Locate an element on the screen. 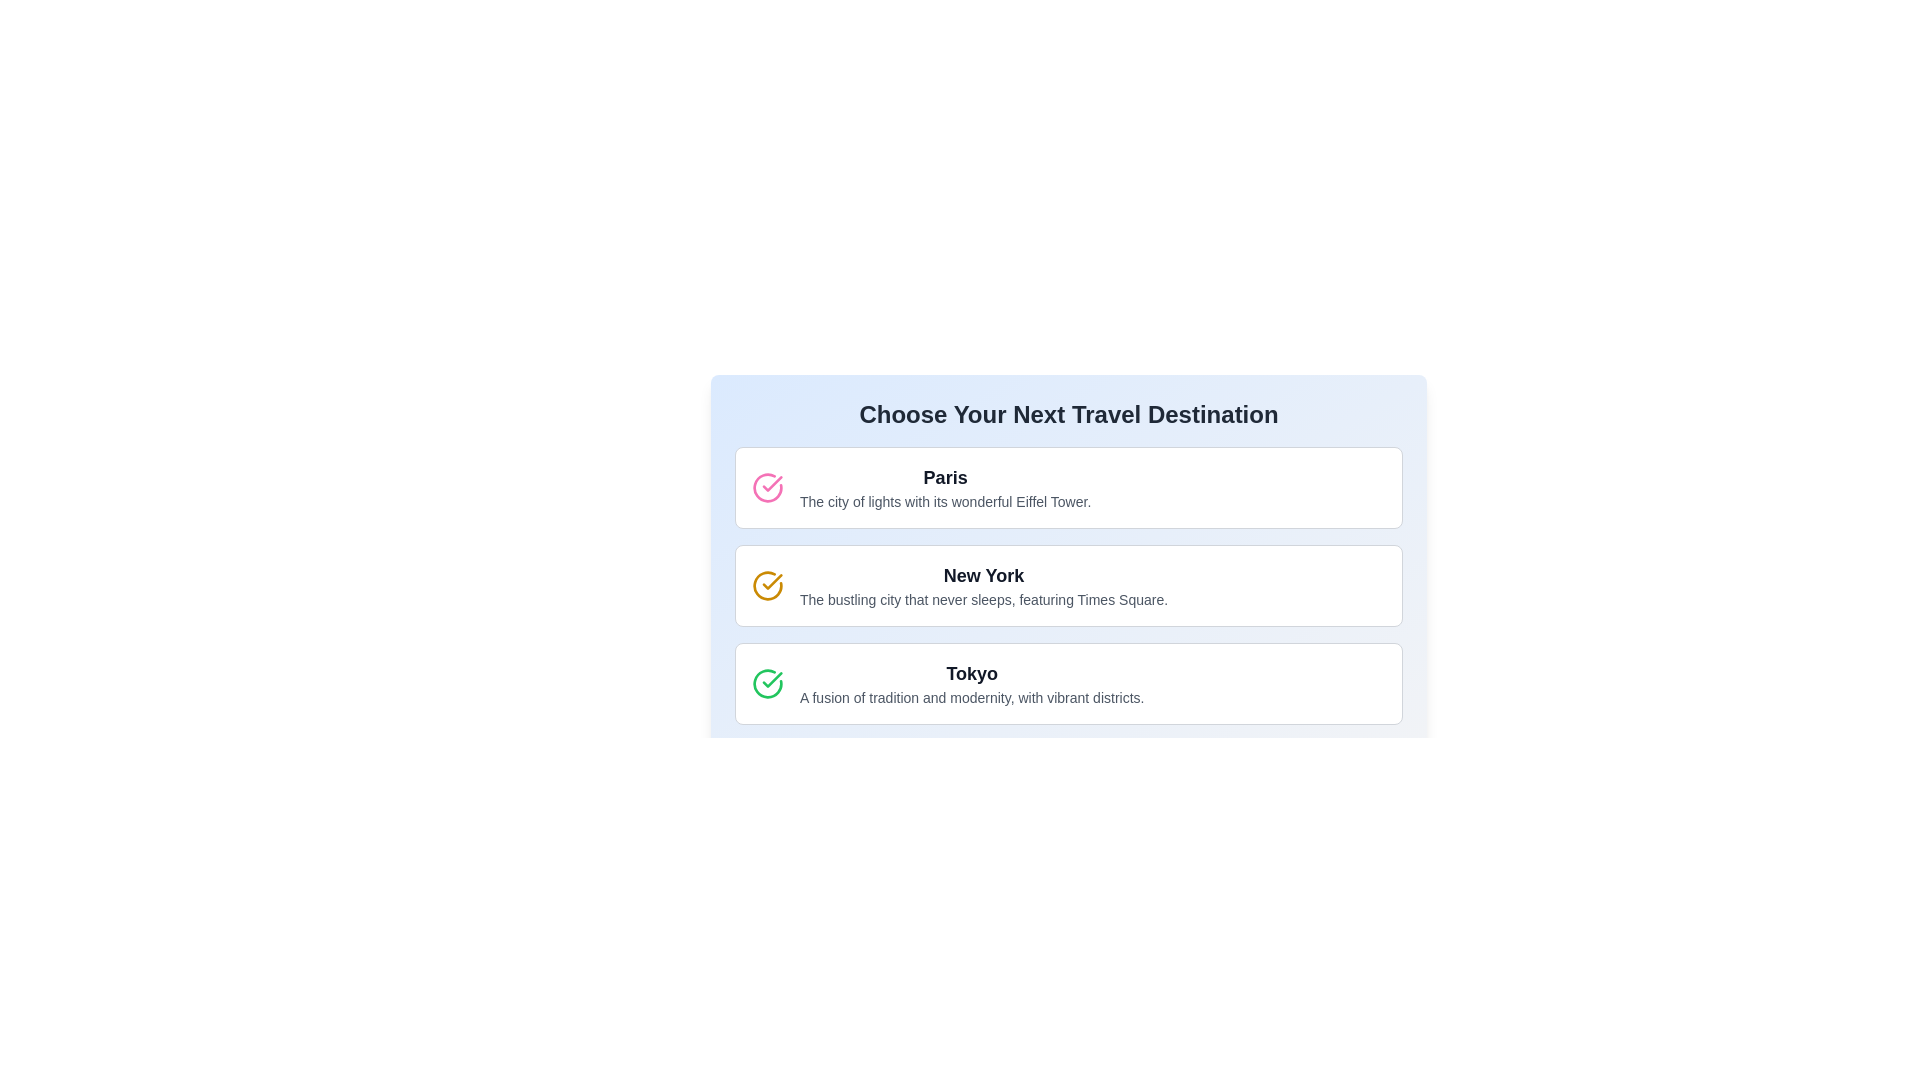  the pink circular icon with a checkmark, which is located to the left of the 'Paris' text block in the first card of a vertical list of destination cards is located at coordinates (767, 488).